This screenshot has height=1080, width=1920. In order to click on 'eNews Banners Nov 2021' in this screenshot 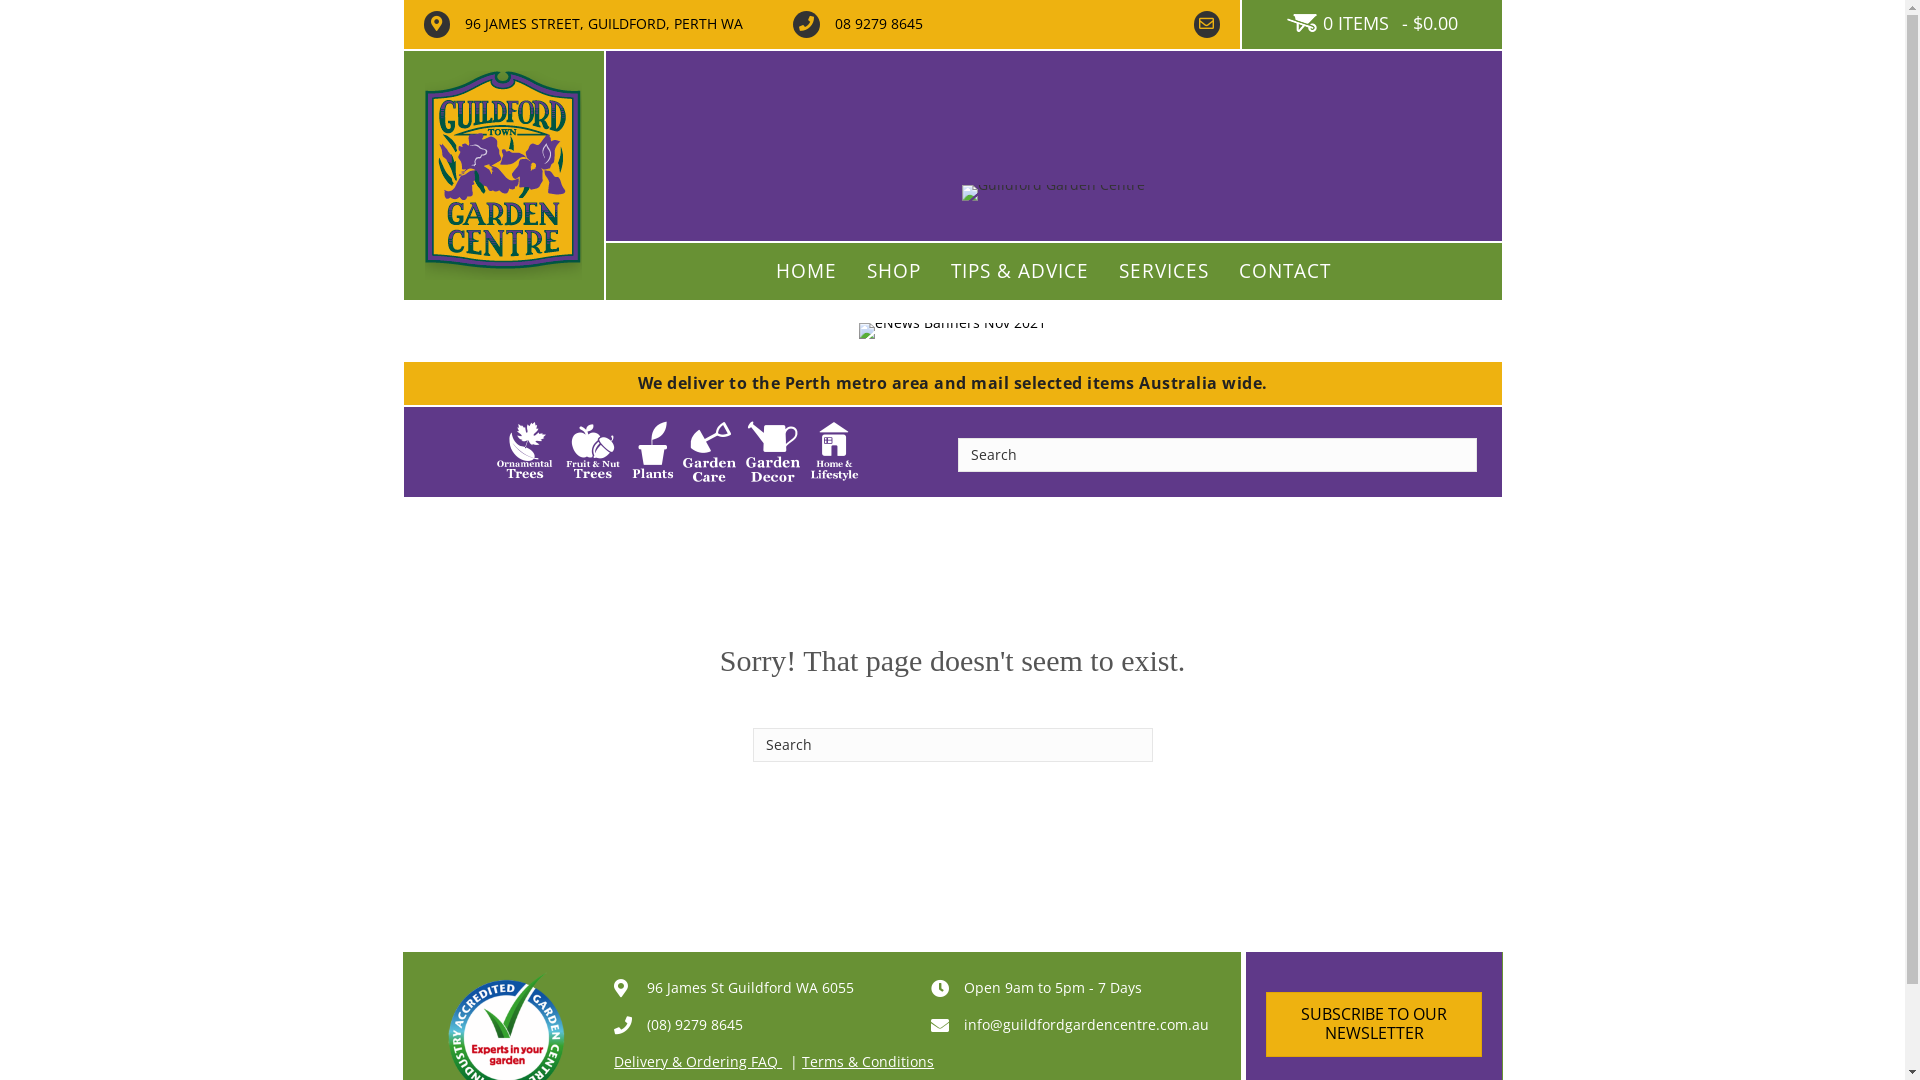, I will do `click(951, 330)`.